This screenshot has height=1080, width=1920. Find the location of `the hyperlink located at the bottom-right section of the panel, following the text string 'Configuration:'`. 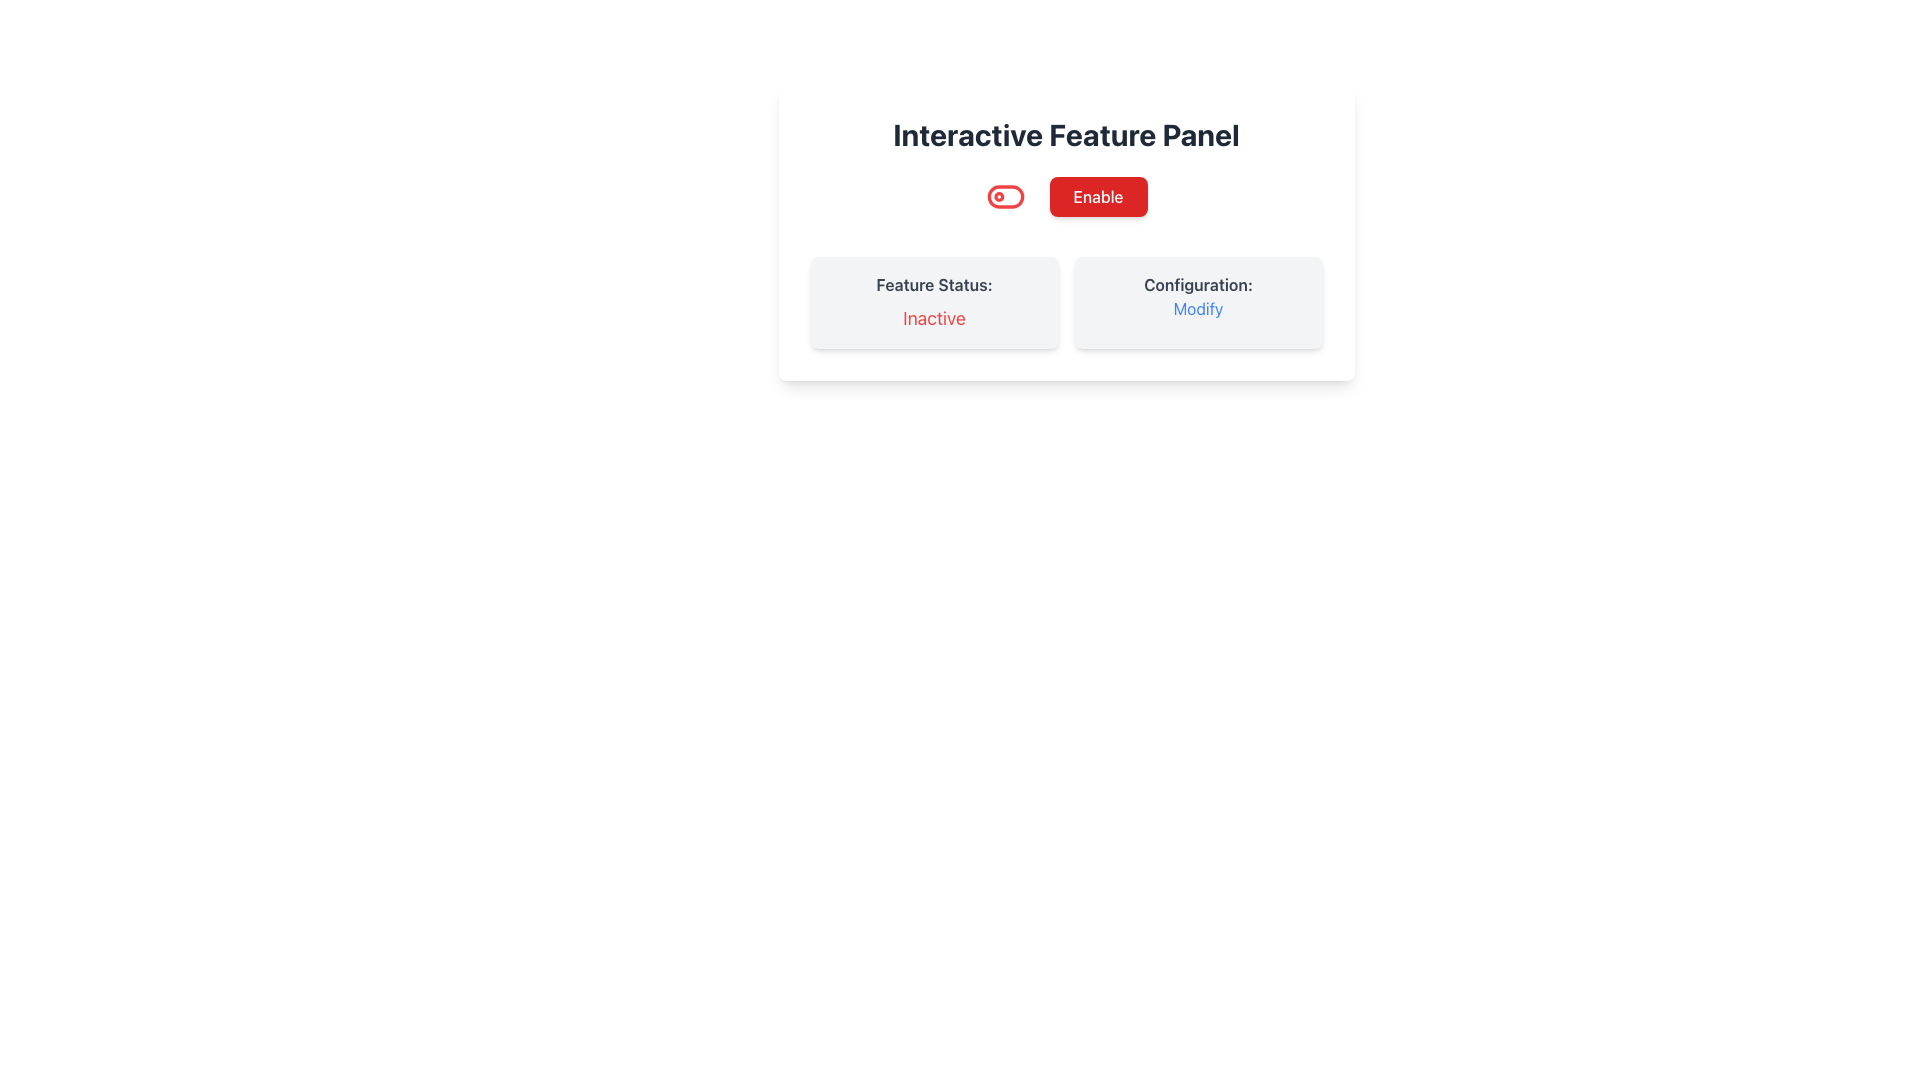

the hyperlink located at the bottom-right section of the panel, following the text string 'Configuration:' is located at coordinates (1198, 308).